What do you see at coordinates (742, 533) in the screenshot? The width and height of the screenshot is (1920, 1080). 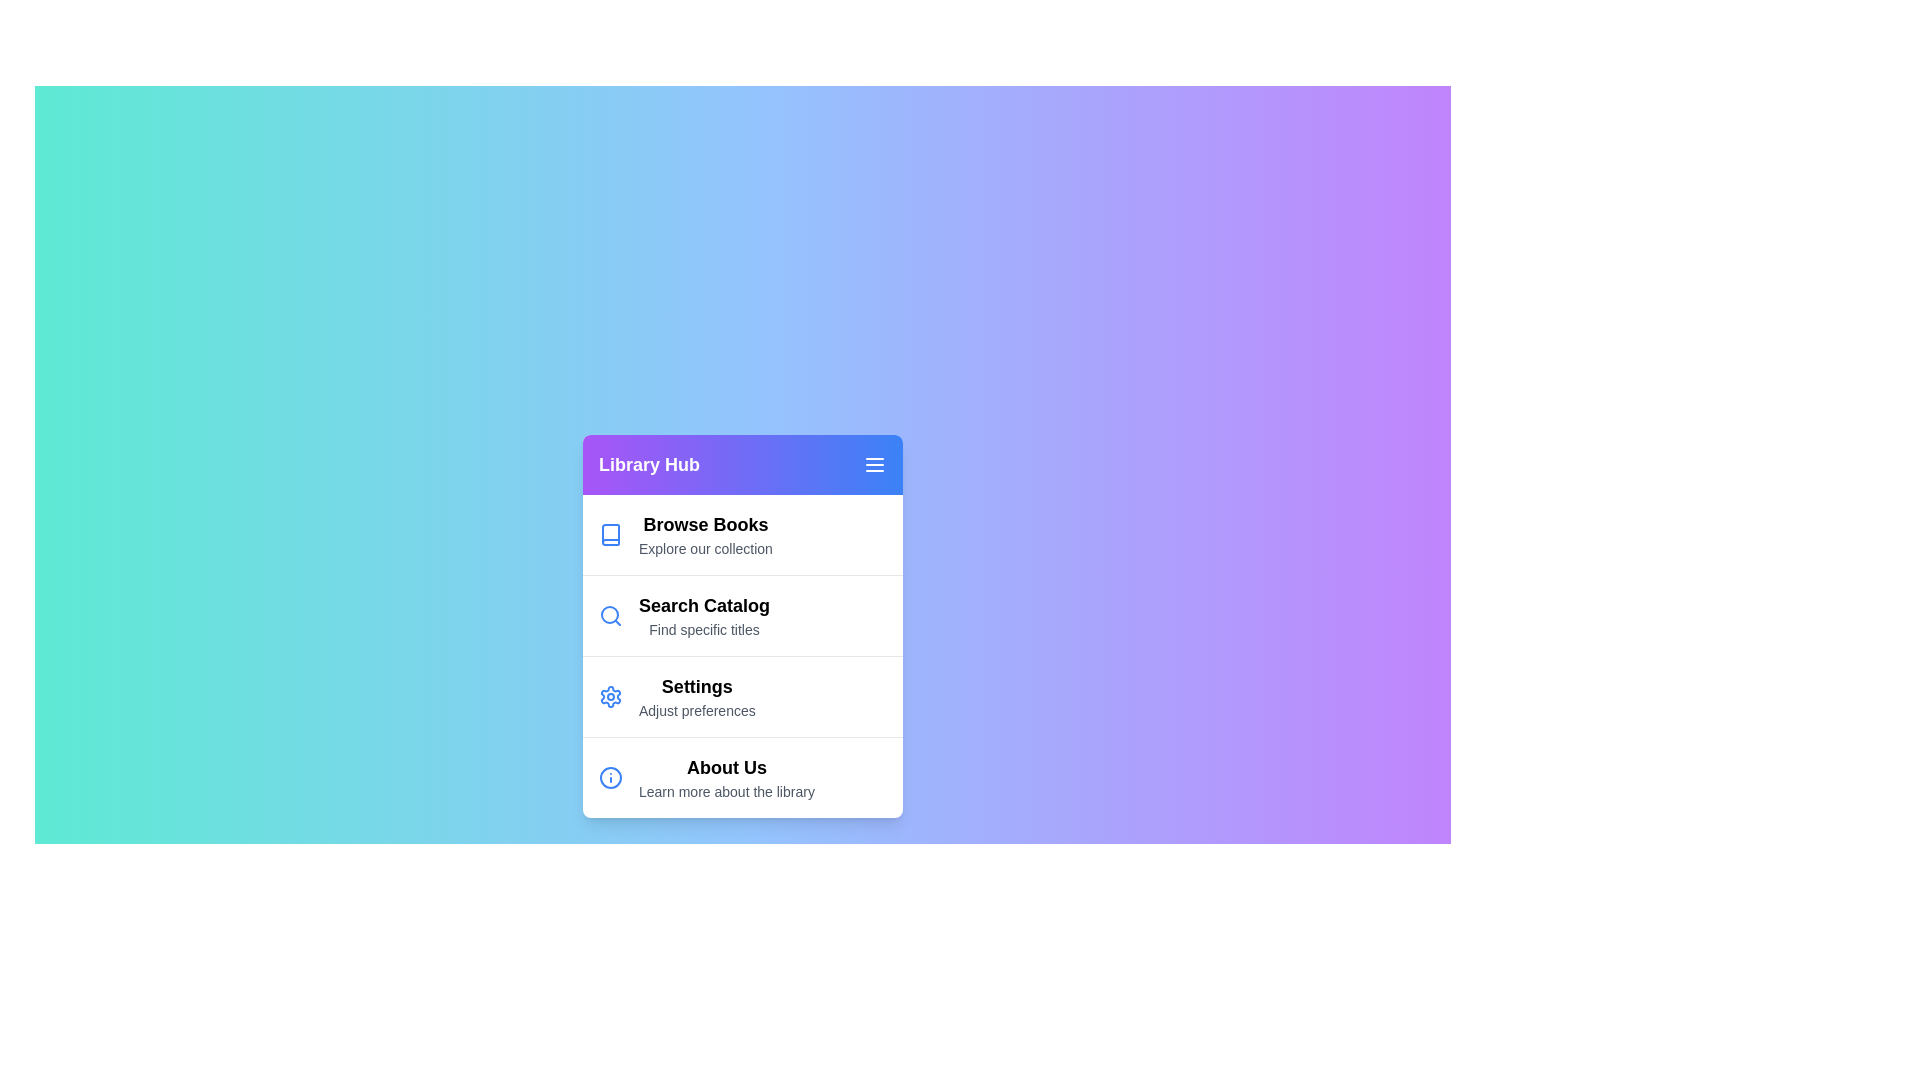 I see `the menu item labeled 'Browse Books' to highlight it` at bounding box center [742, 533].